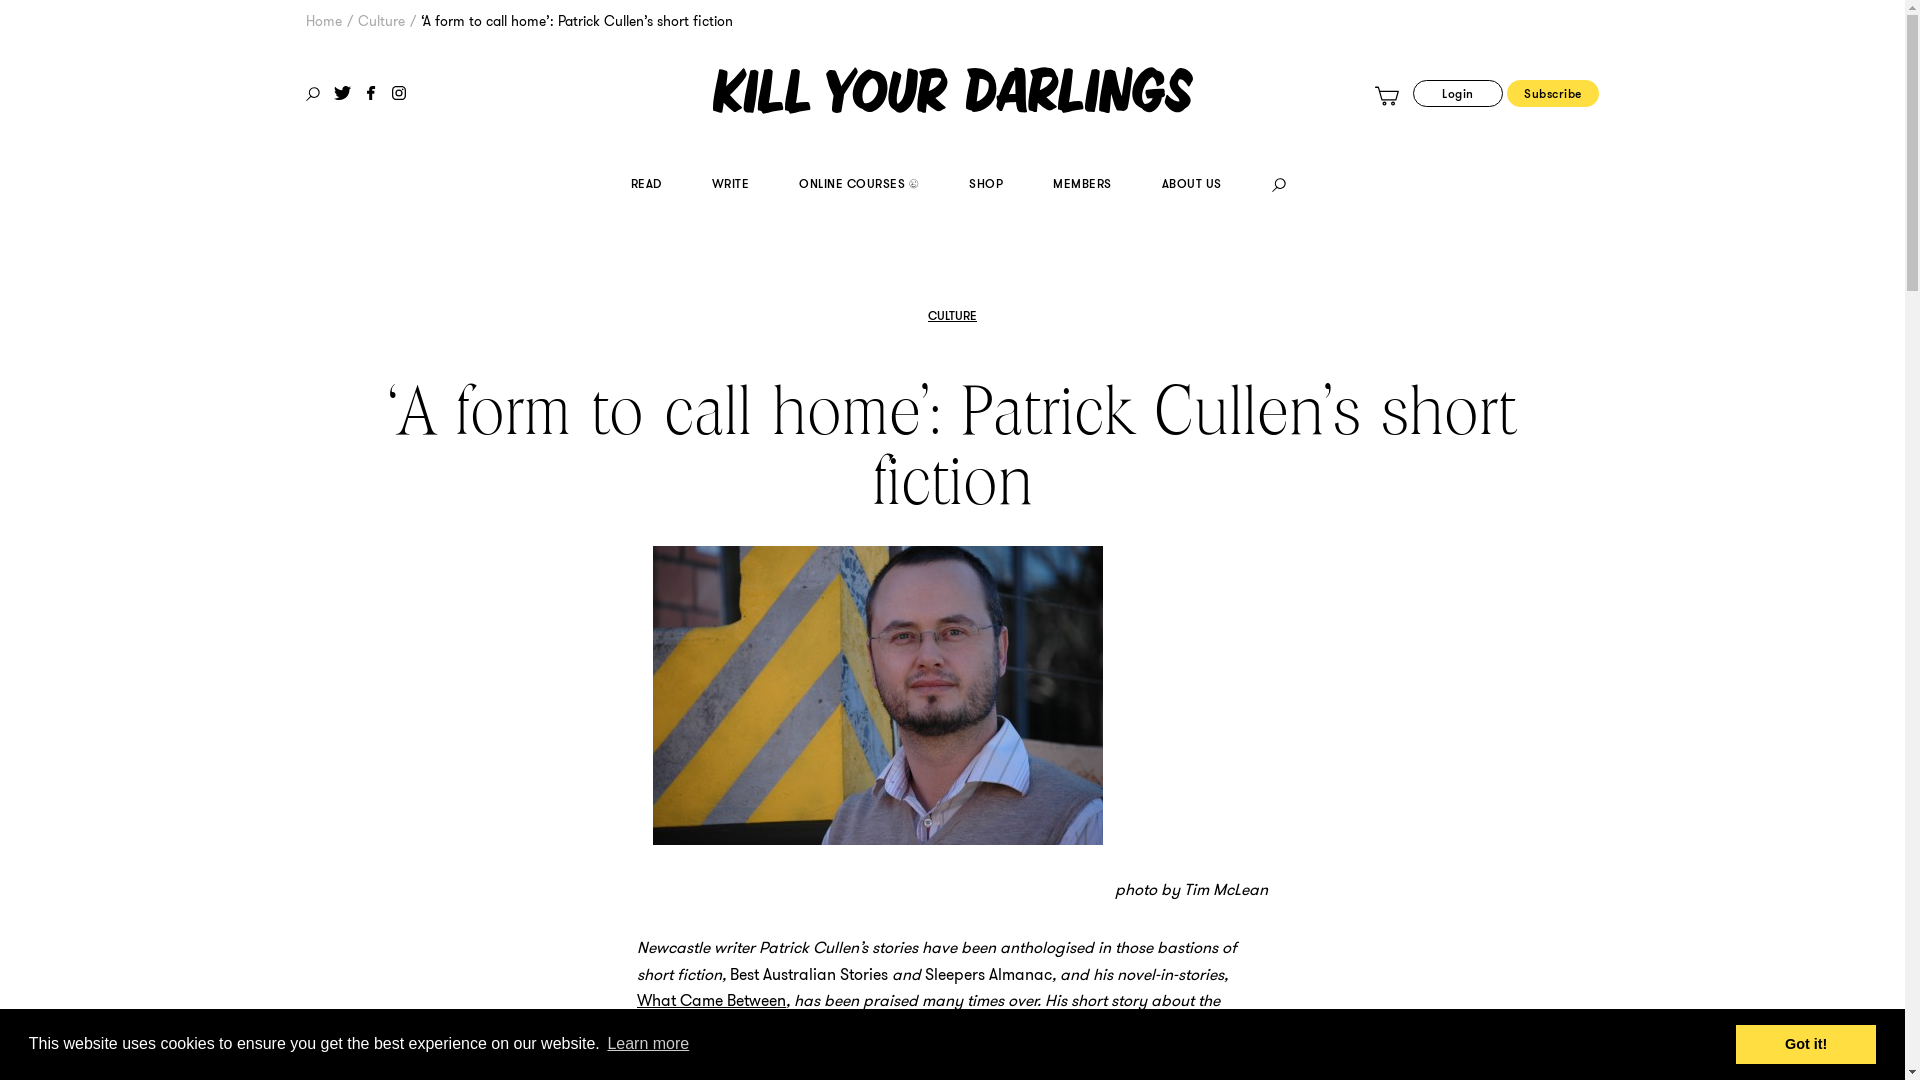 This screenshot has height=1080, width=1920. Describe the element at coordinates (370, 92) in the screenshot. I see `'Facebook'` at that location.